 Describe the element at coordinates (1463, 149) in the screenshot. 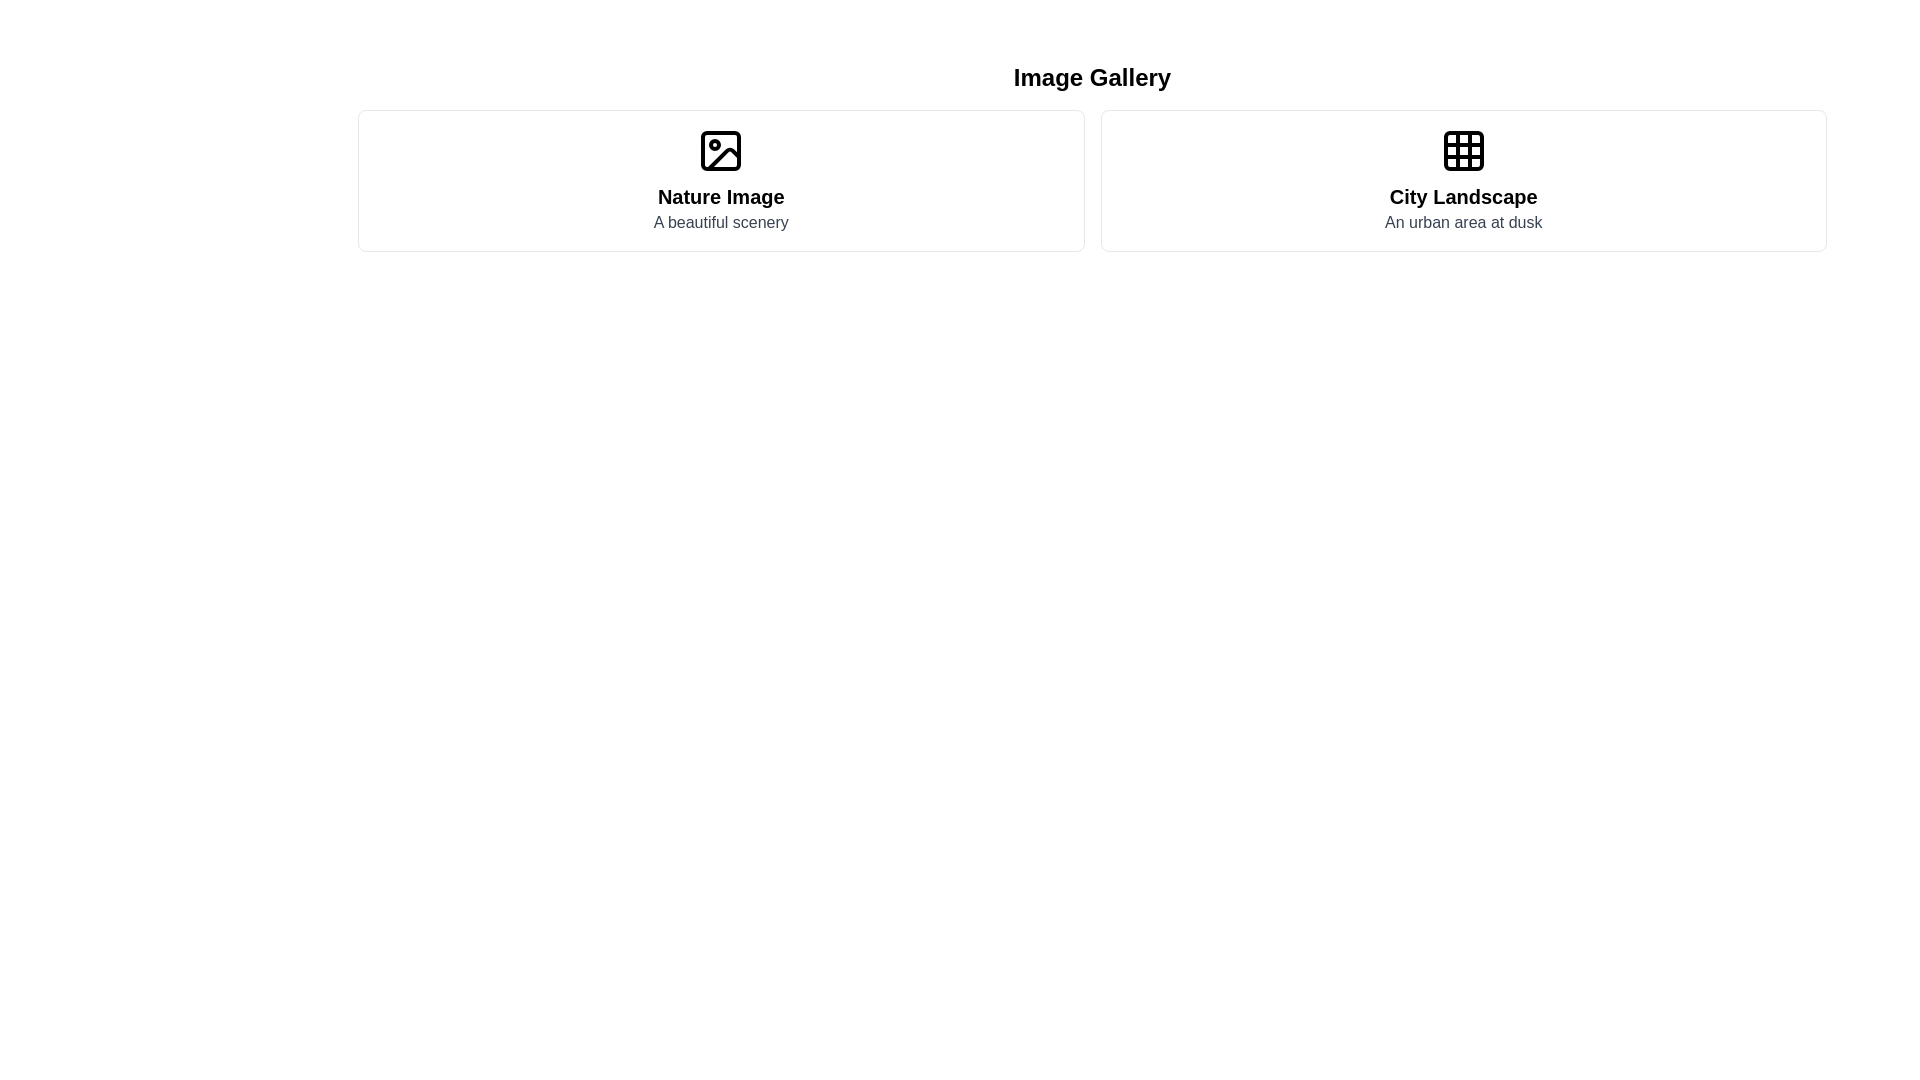

I see `the grid icon, which appears as a 3x3 arrangement of squares outlined in black, located at the top-center of the 'City Landscape' card` at that location.